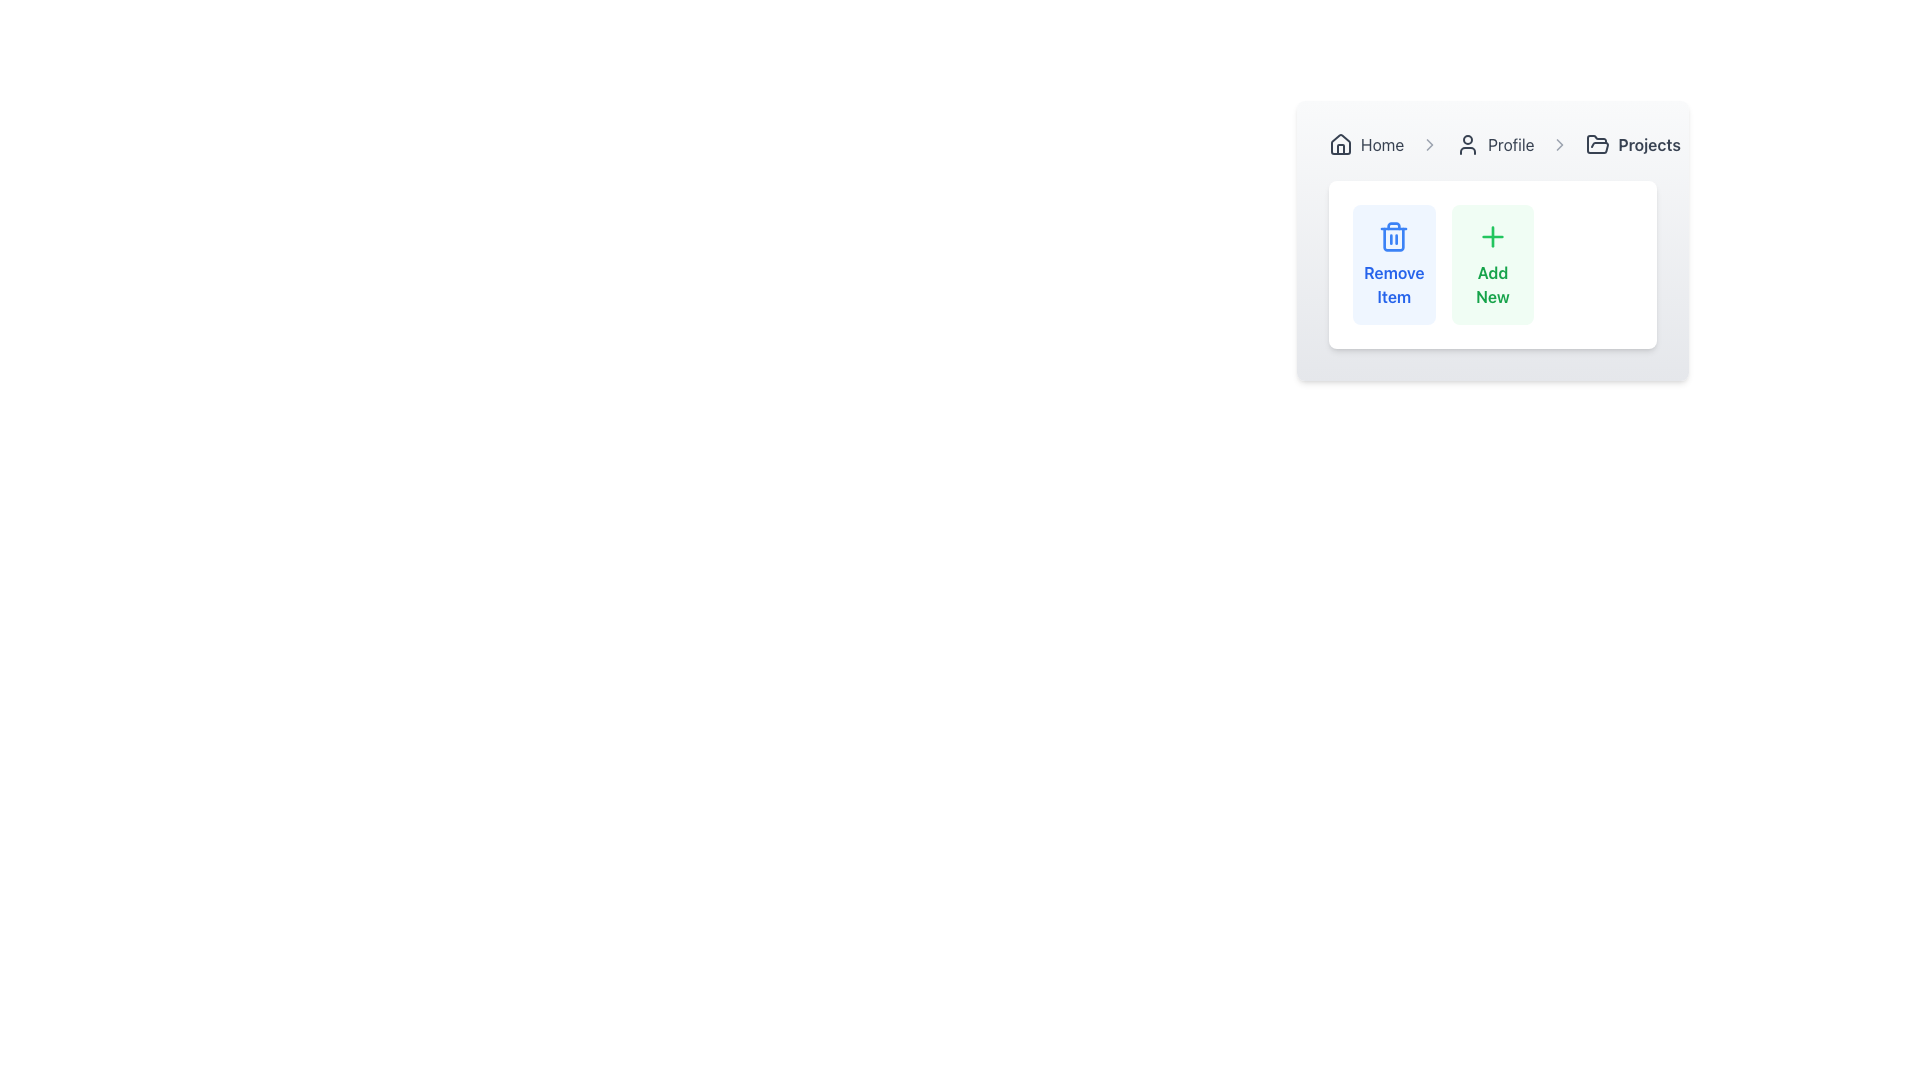 The width and height of the screenshot is (1920, 1080). Describe the element at coordinates (1495, 144) in the screenshot. I see `the Navigation Link located in the center of the navigation bar, which is the second item flanked by 'Home' and 'Projects'` at that location.